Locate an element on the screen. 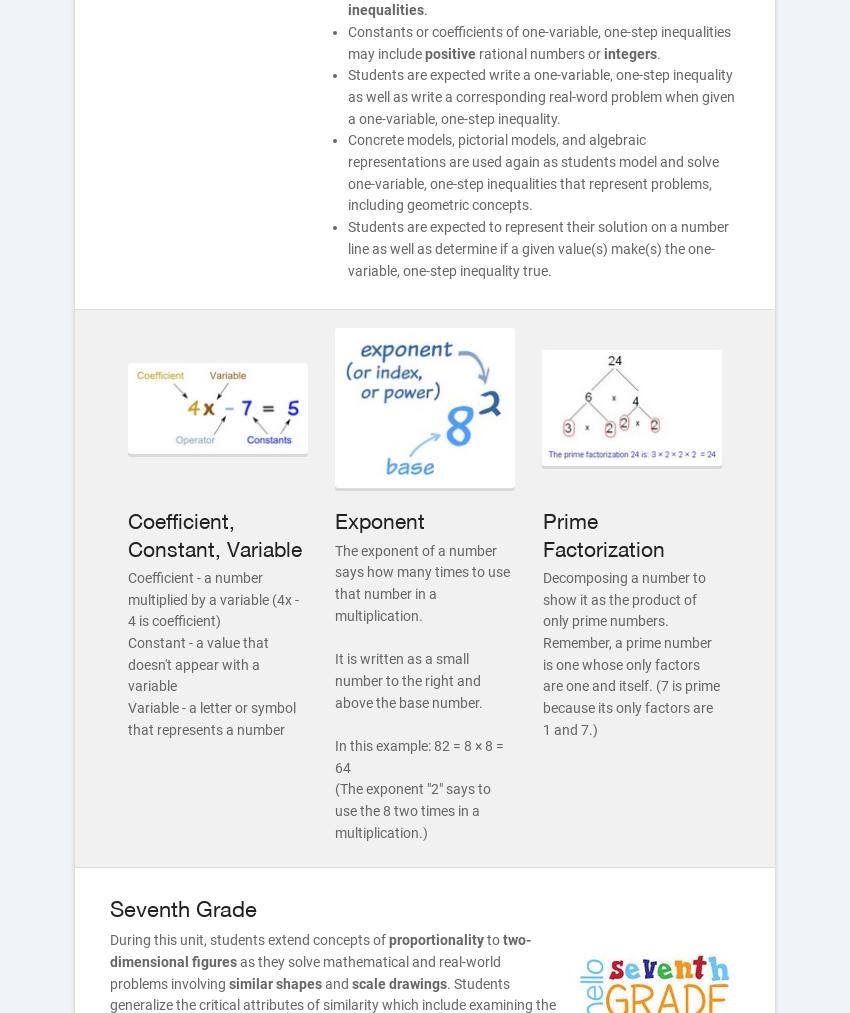 This screenshot has height=1013, width=850. 'scale' is located at coordinates (367, 983).